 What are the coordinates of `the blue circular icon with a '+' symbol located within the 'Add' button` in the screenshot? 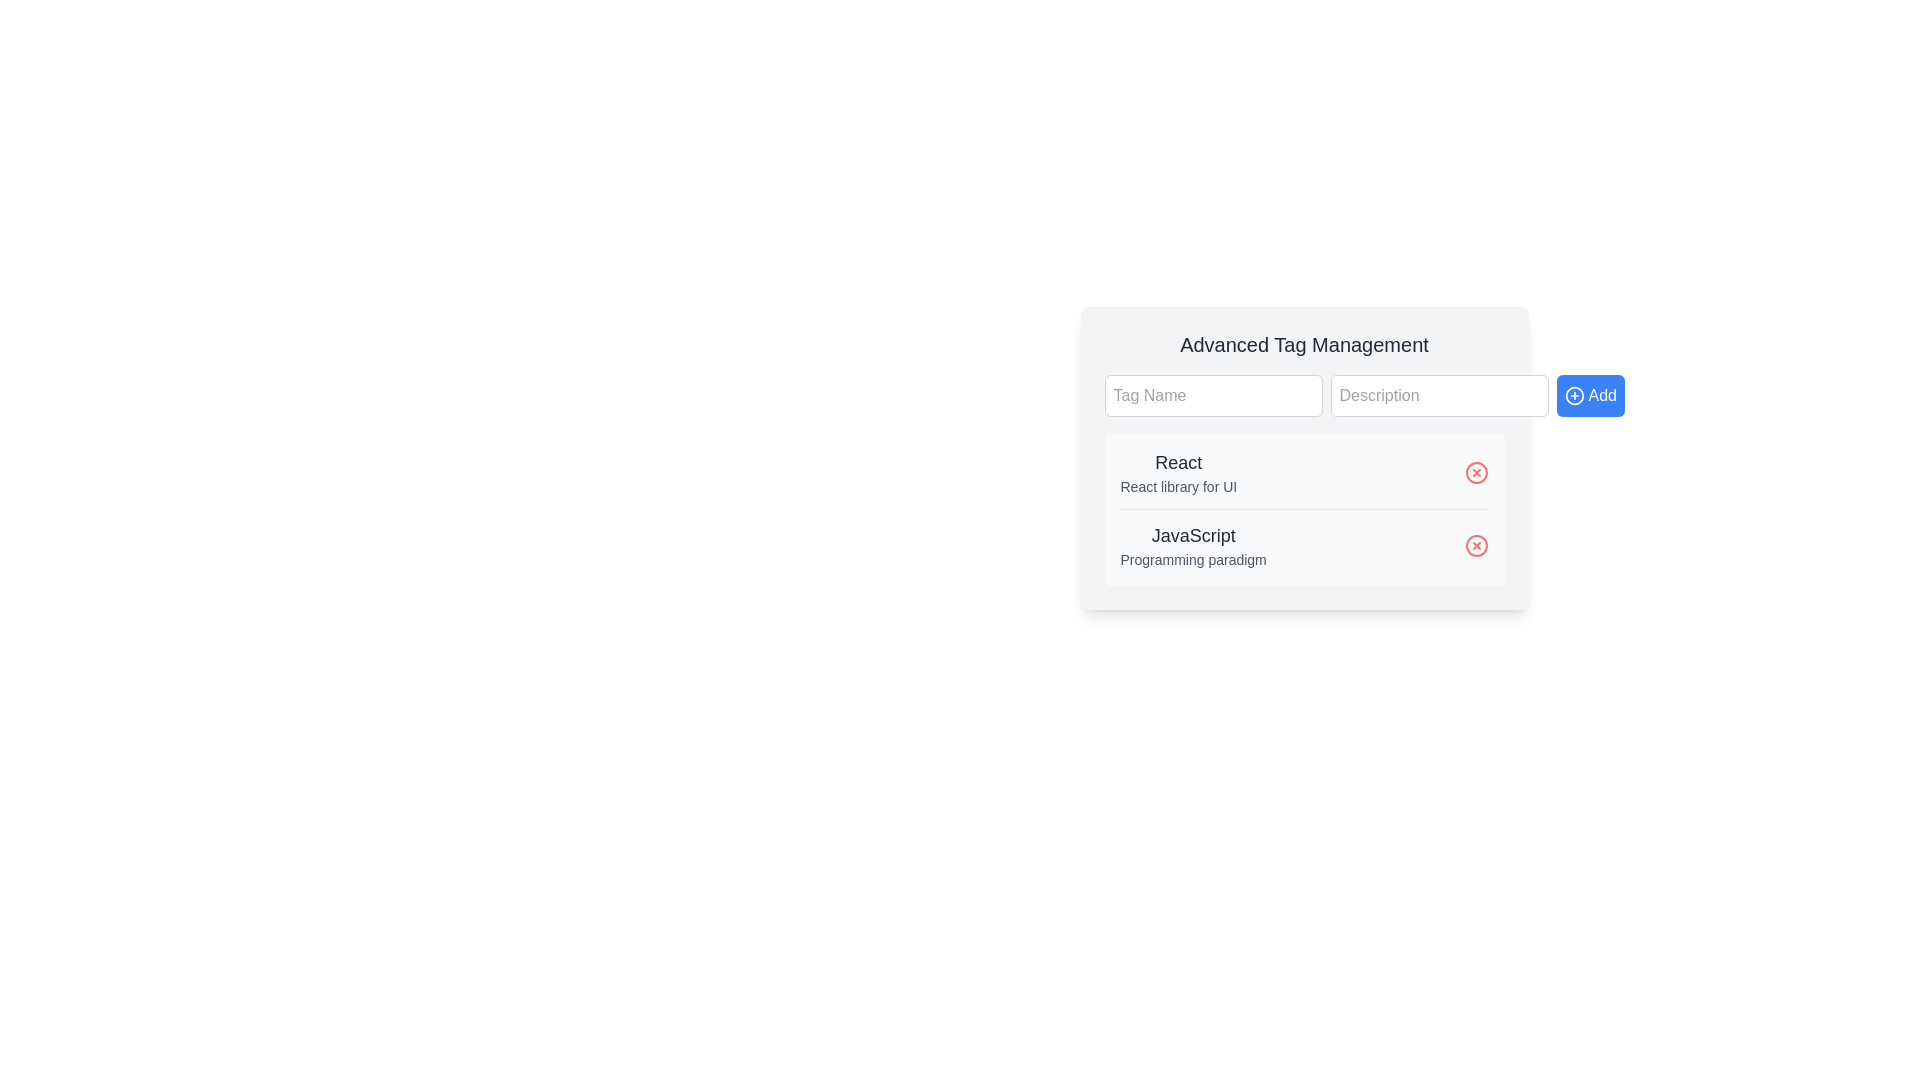 It's located at (1573, 396).